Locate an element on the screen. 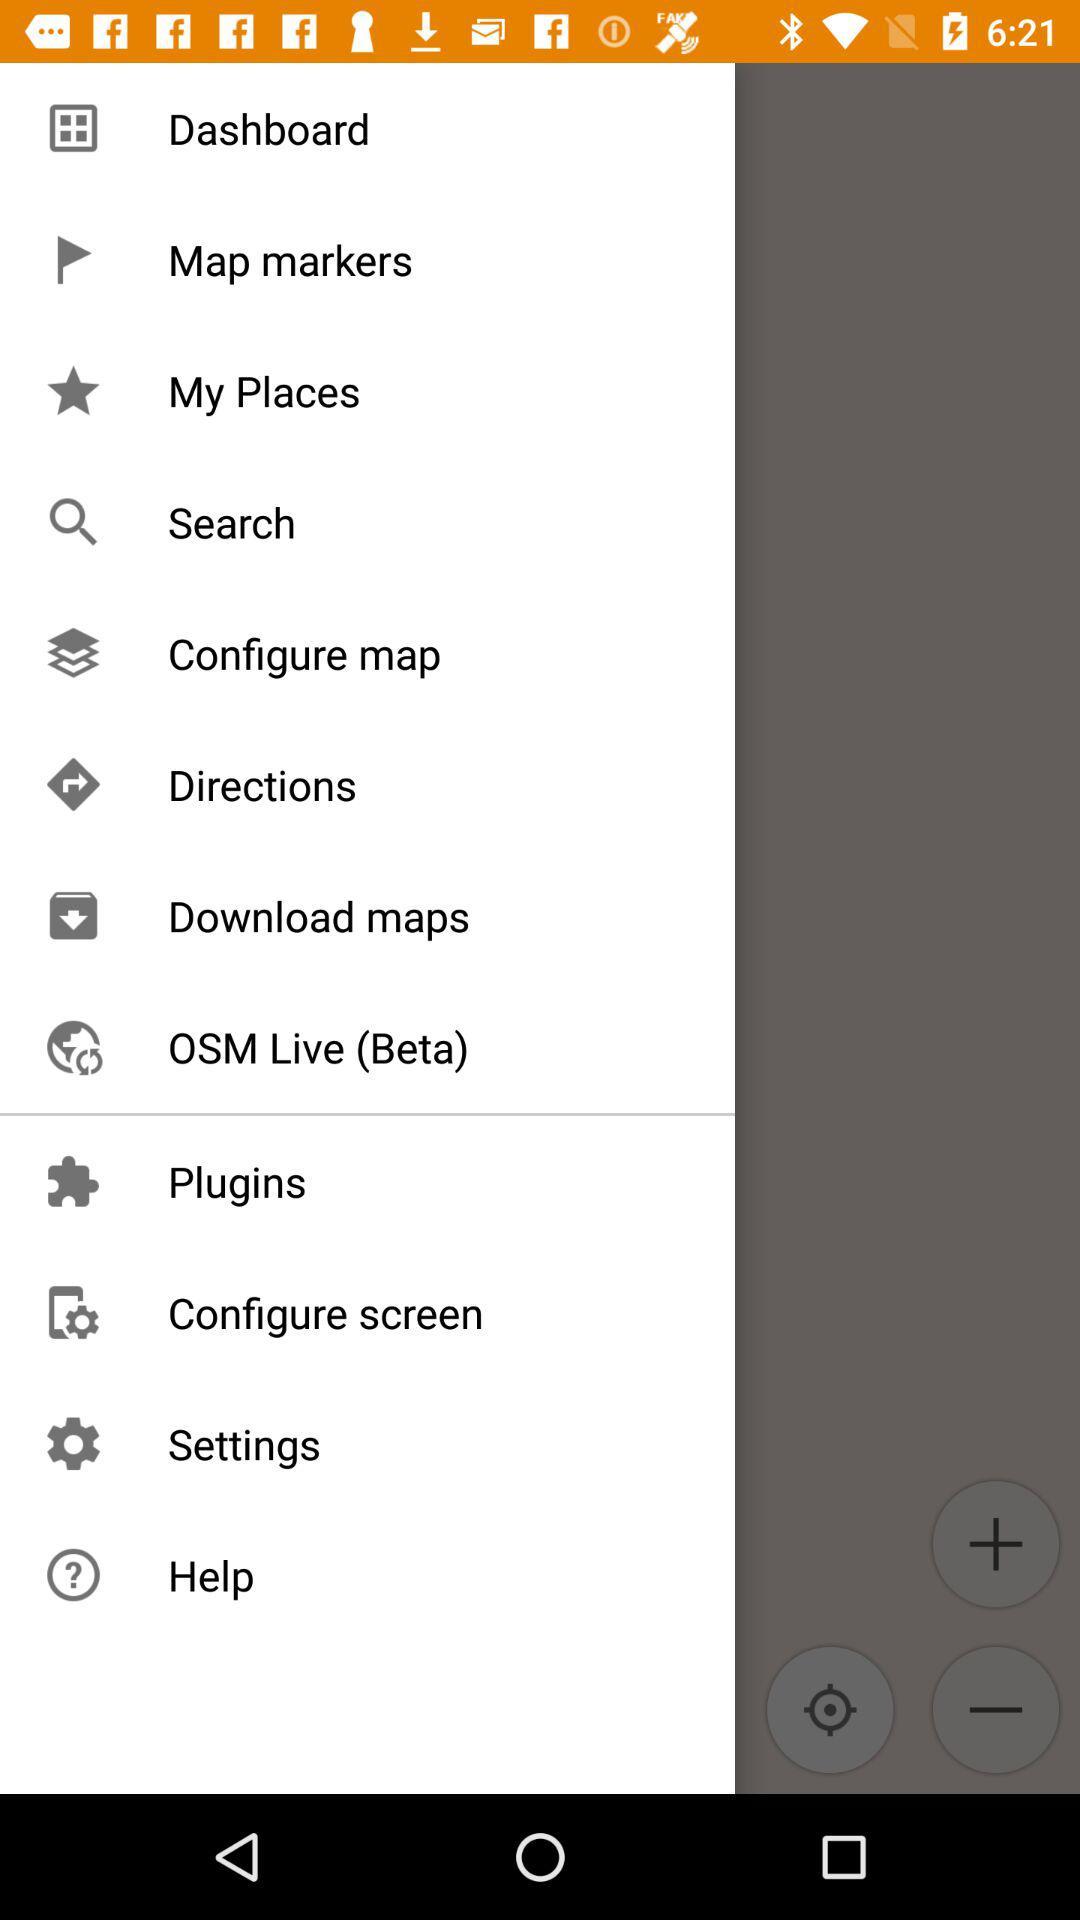 This screenshot has height=1920, width=1080. the add icon is located at coordinates (995, 1543).